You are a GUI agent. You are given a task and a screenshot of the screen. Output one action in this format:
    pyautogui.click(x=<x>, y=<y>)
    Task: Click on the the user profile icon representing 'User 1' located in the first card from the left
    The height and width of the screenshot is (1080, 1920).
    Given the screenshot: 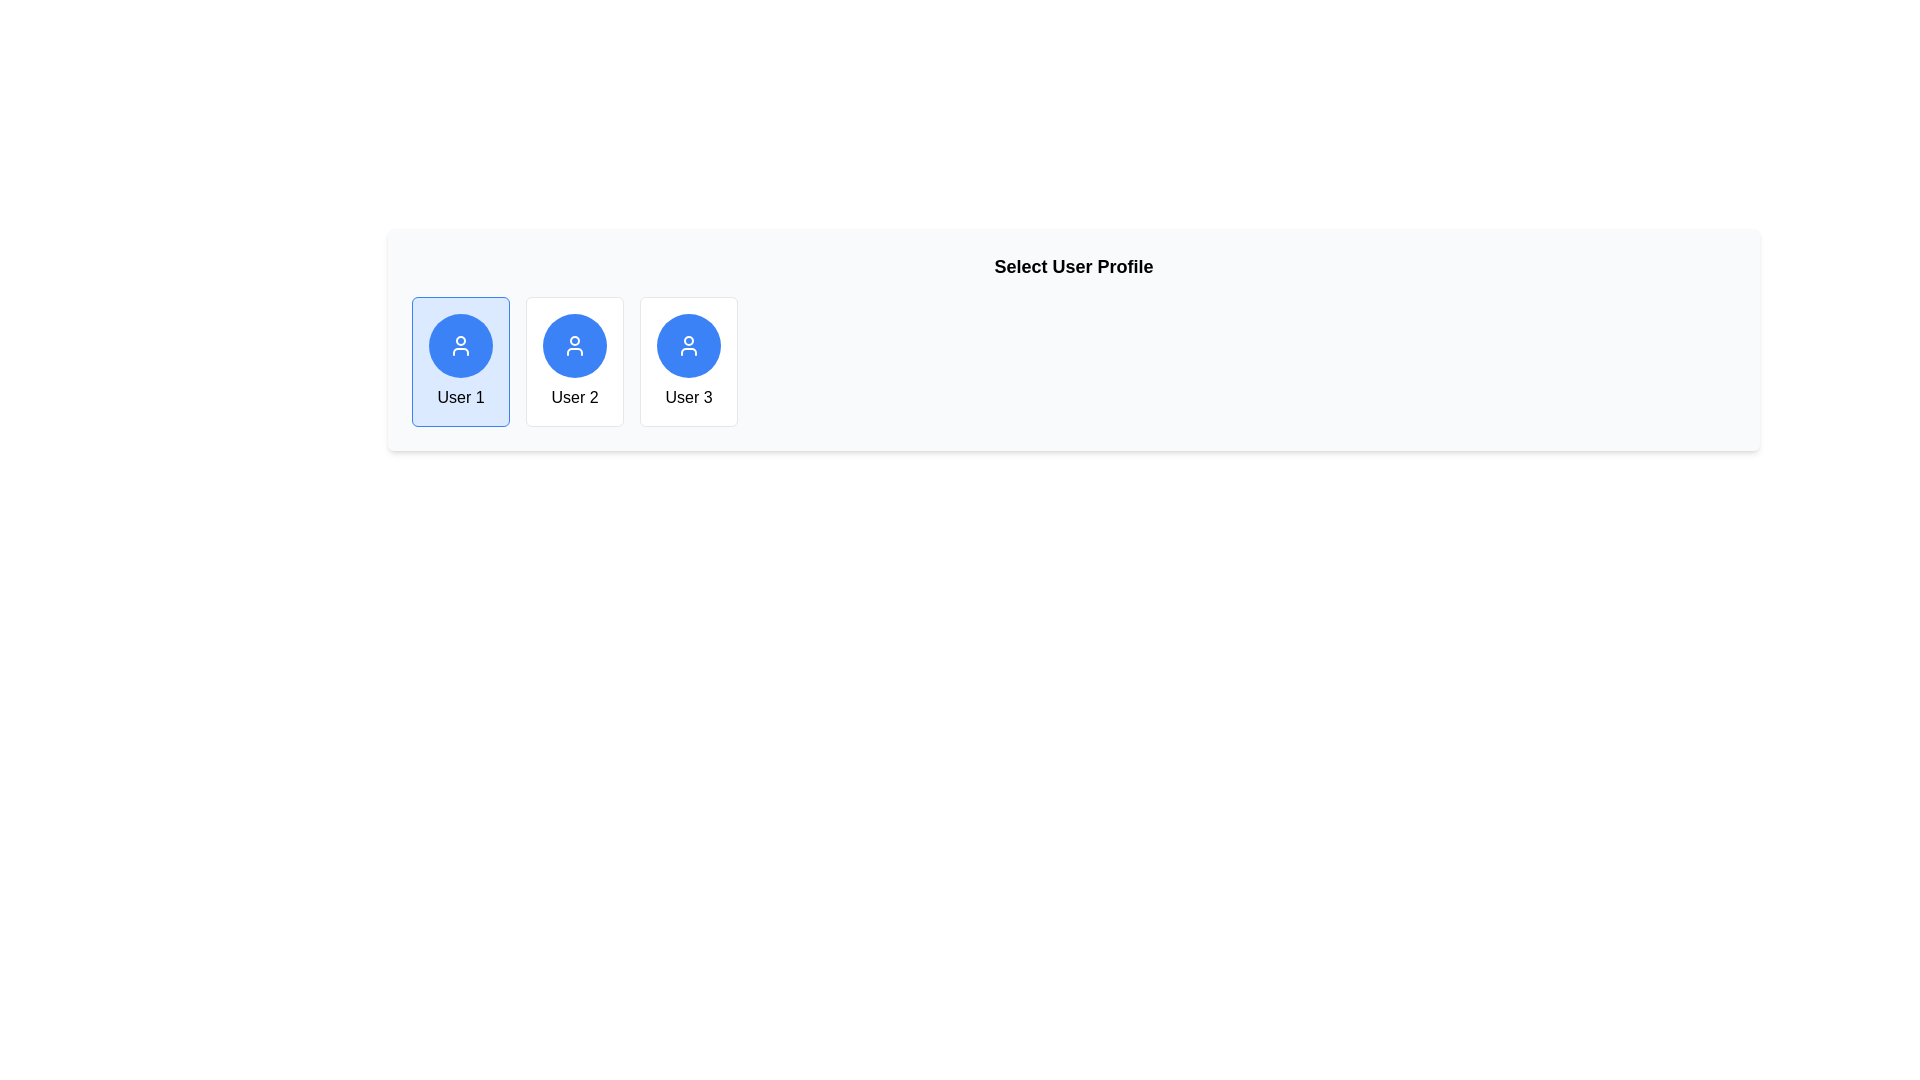 What is the action you would take?
    pyautogui.click(x=459, y=345)
    